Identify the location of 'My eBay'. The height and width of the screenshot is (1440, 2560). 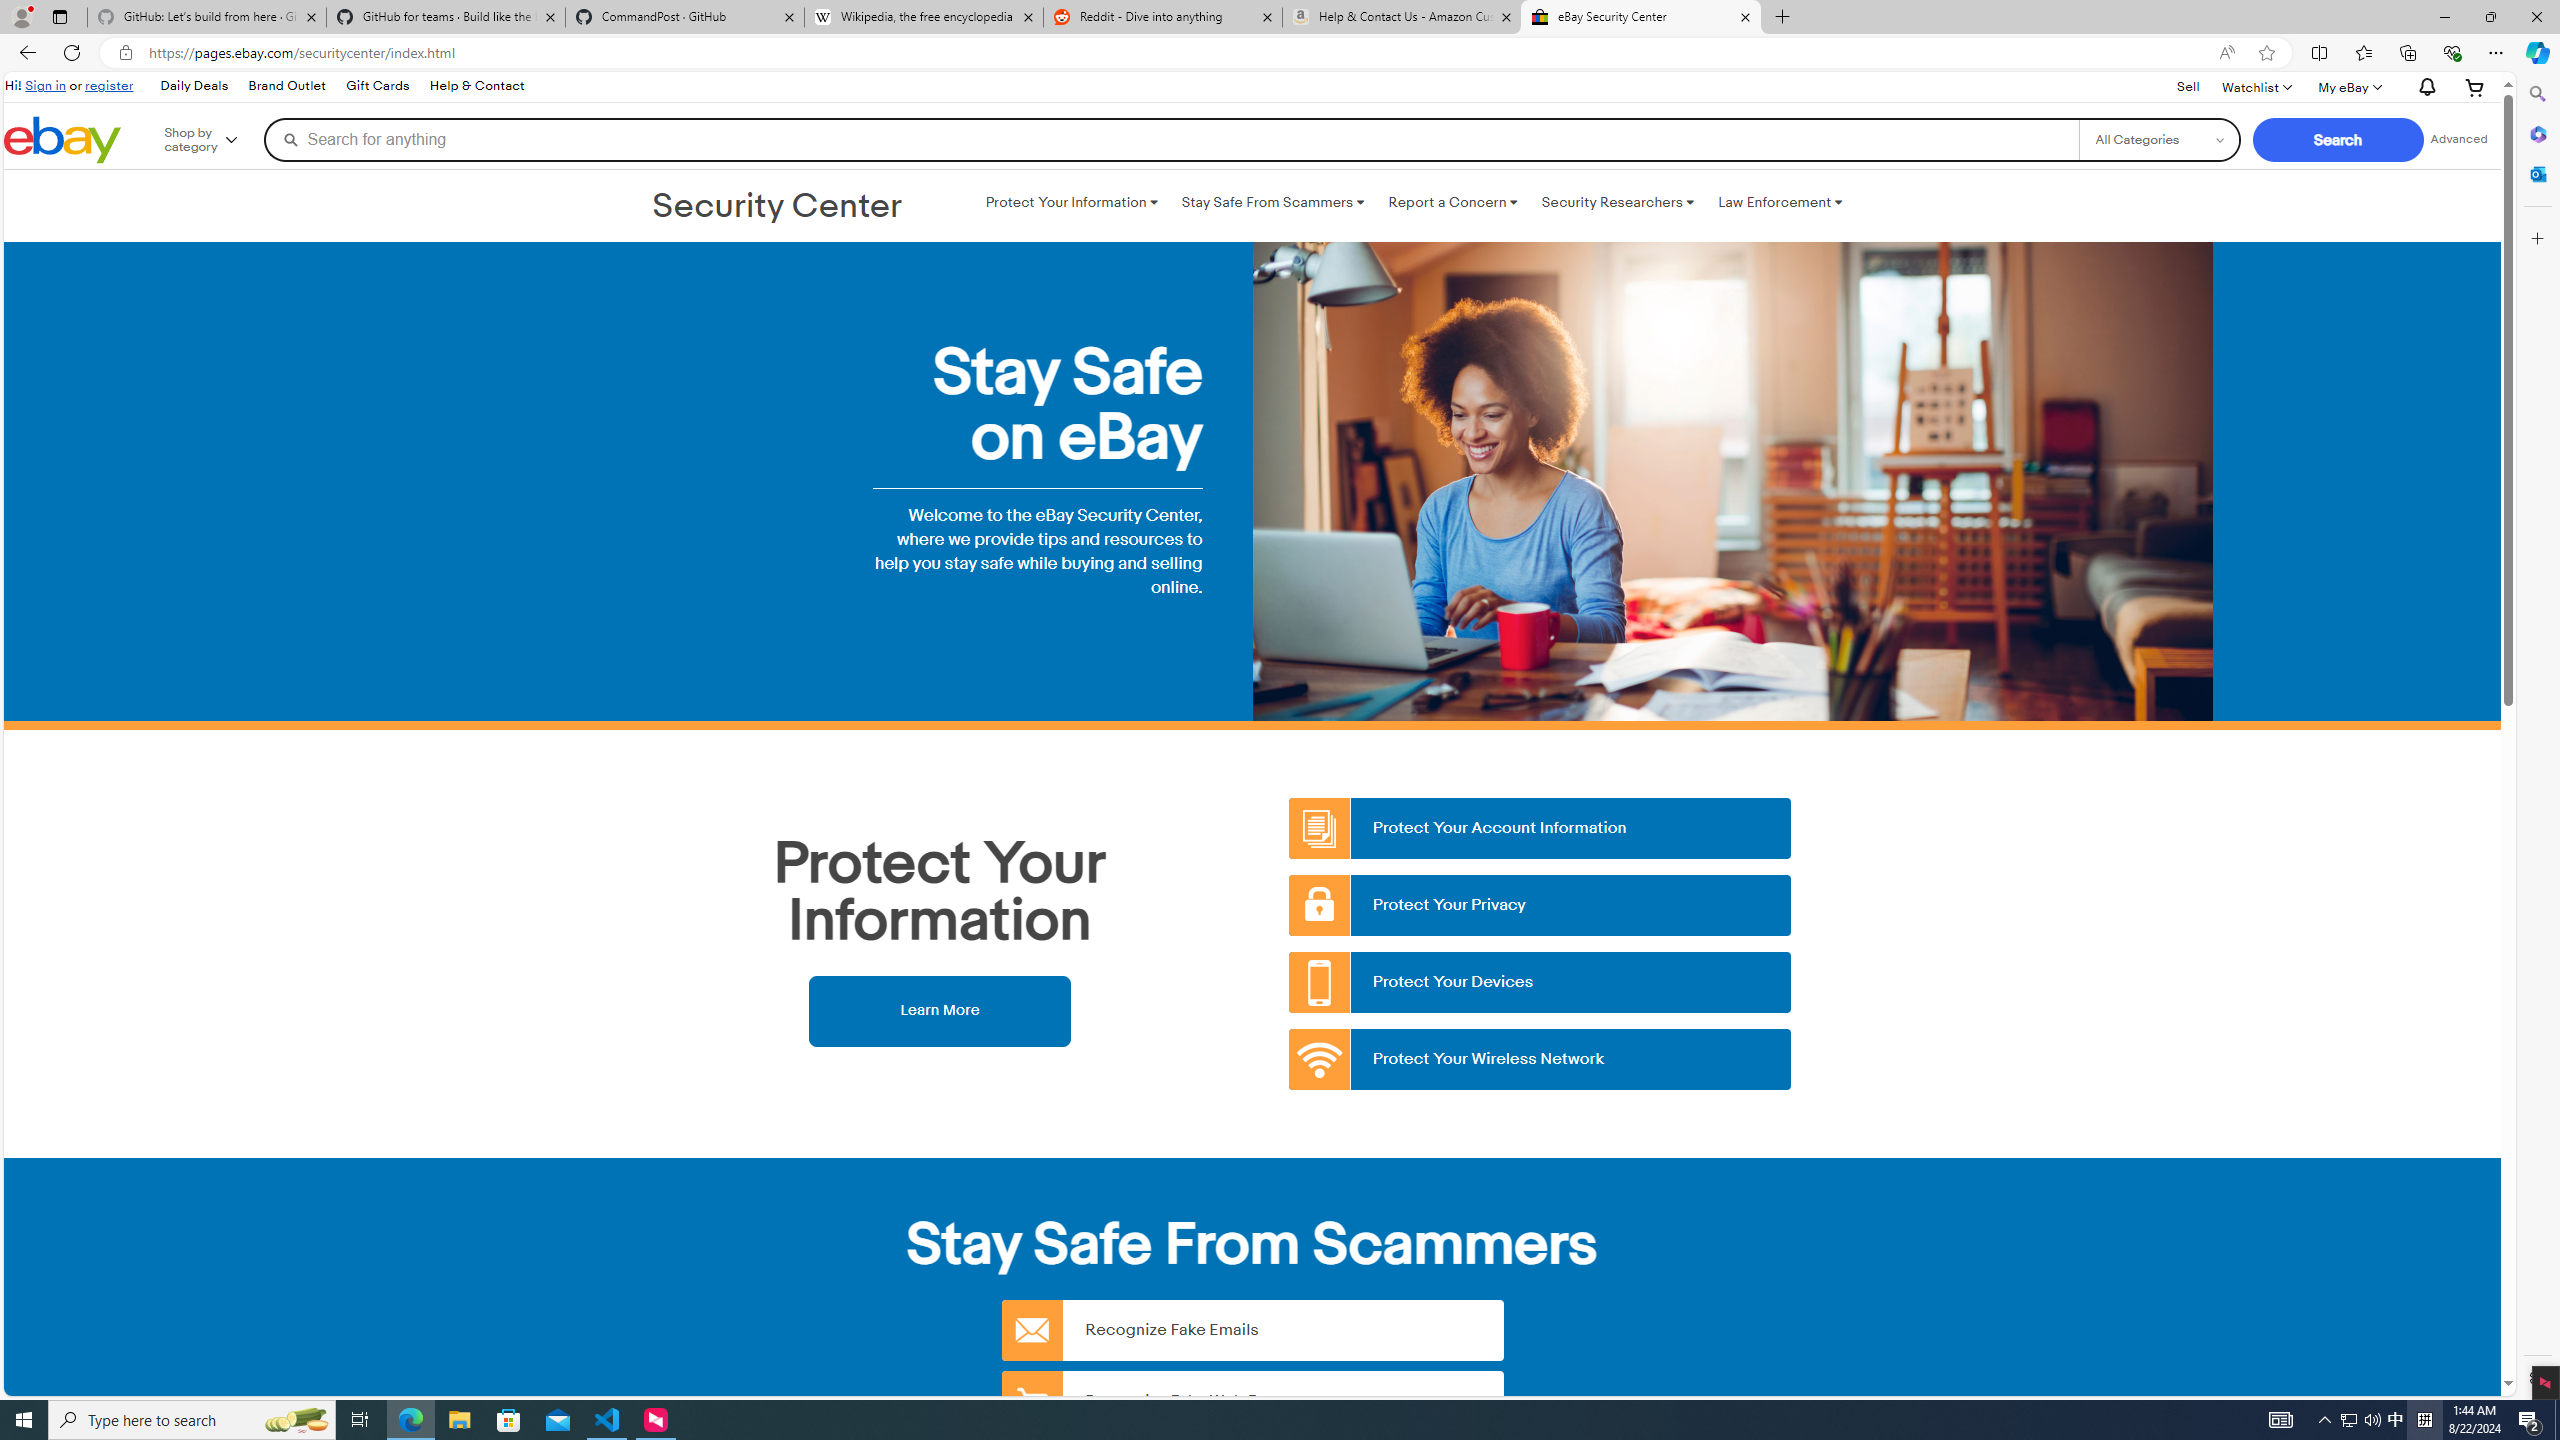
(2348, 87).